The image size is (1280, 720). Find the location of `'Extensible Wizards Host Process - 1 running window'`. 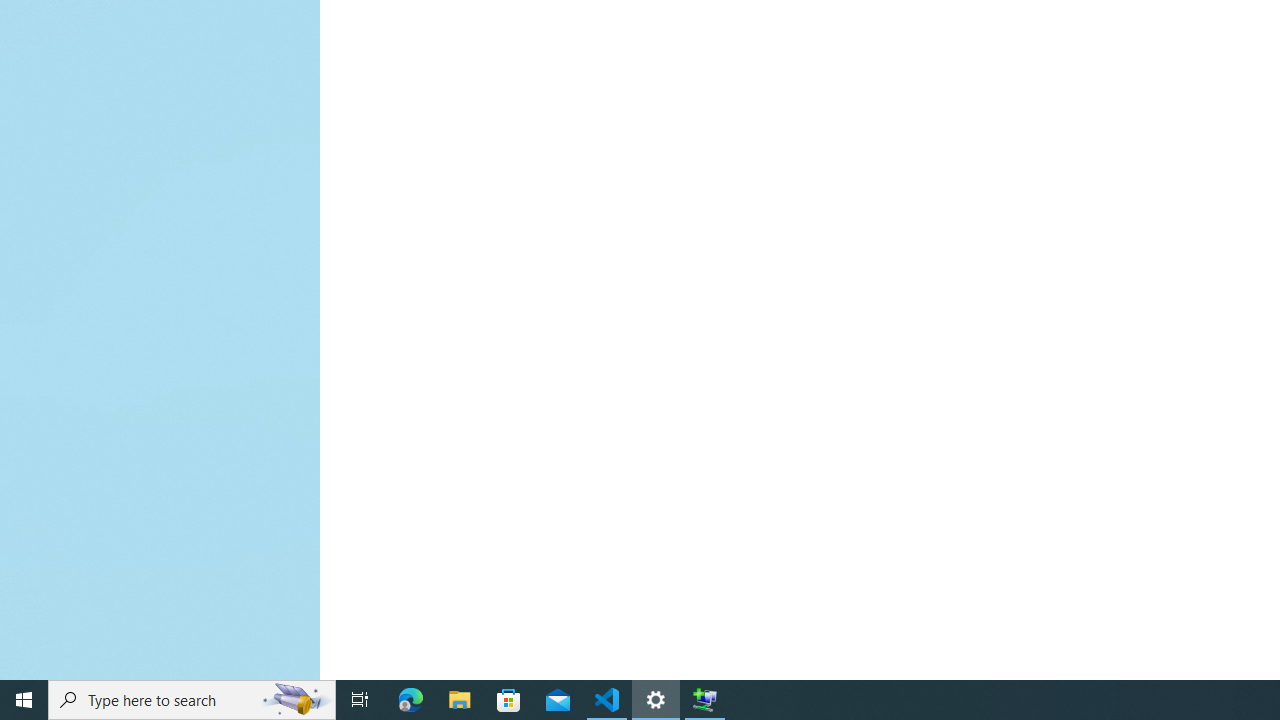

'Extensible Wizards Host Process - 1 running window' is located at coordinates (705, 698).